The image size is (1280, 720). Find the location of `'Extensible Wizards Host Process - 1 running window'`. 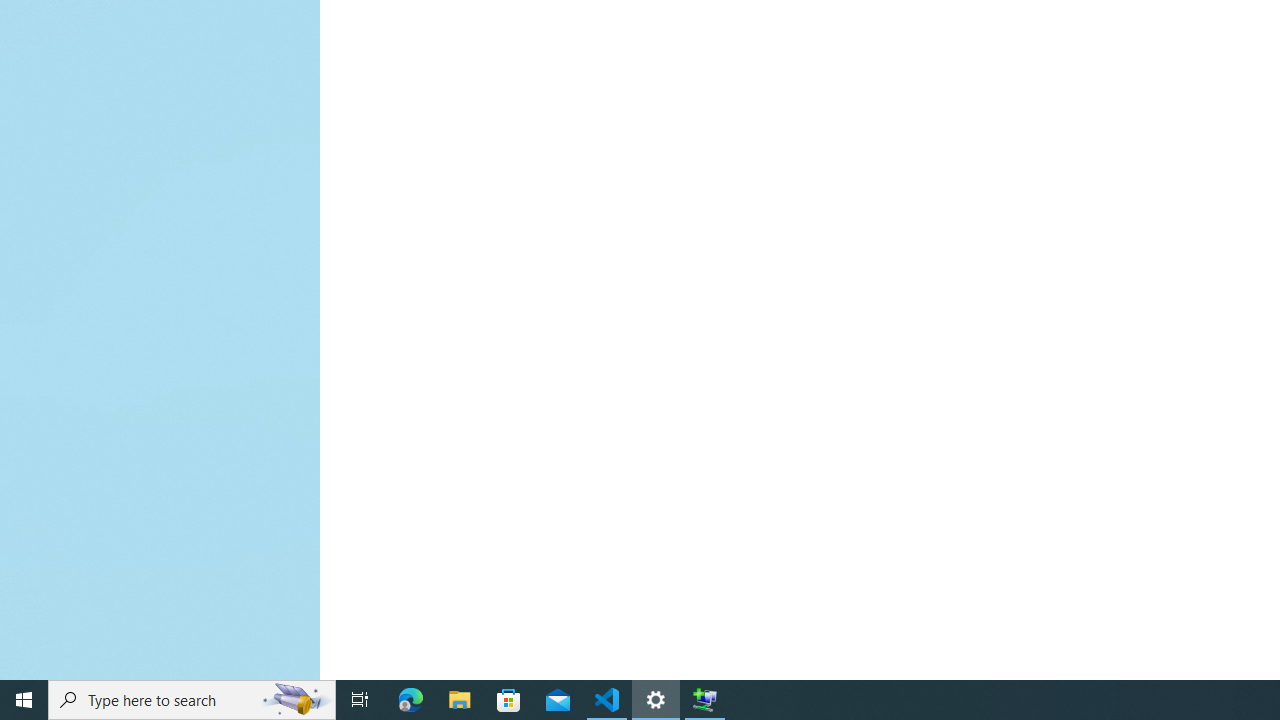

'Extensible Wizards Host Process - 1 running window' is located at coordinates (705, 698).